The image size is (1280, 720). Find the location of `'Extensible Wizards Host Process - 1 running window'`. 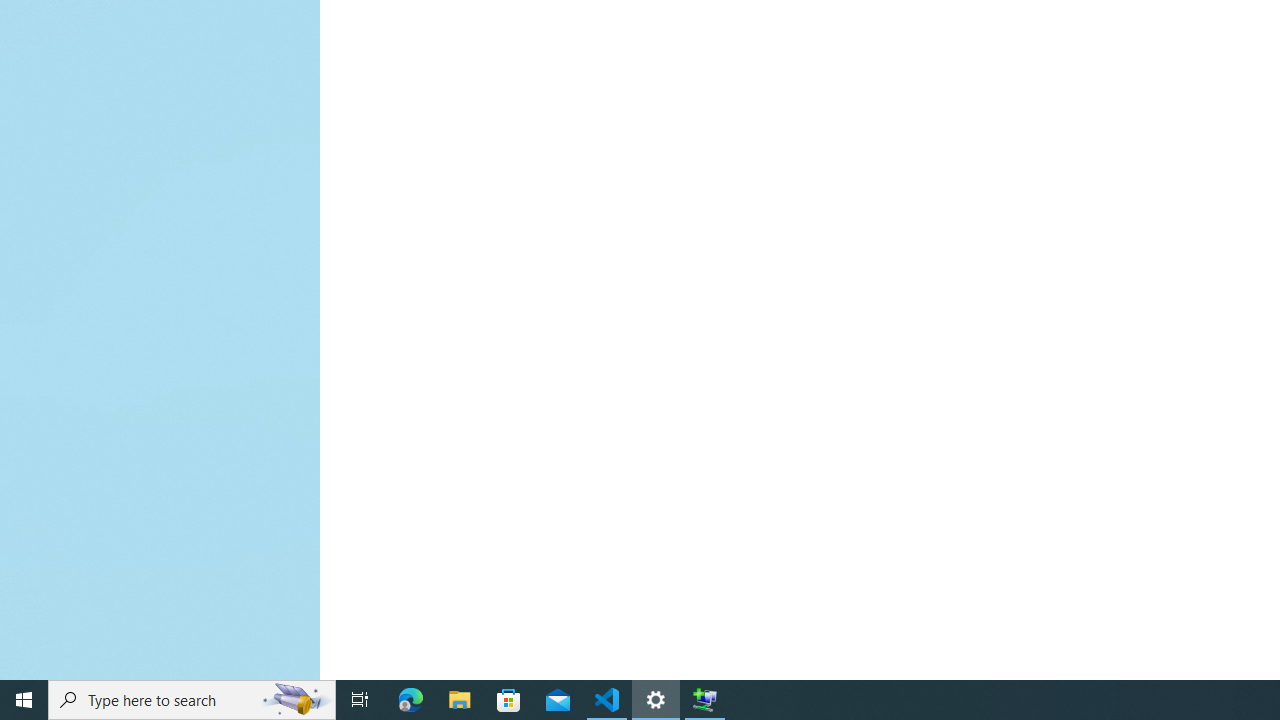

'Extensible Wizards Host Process - 1 running window' is located at coordinates (705, 698).